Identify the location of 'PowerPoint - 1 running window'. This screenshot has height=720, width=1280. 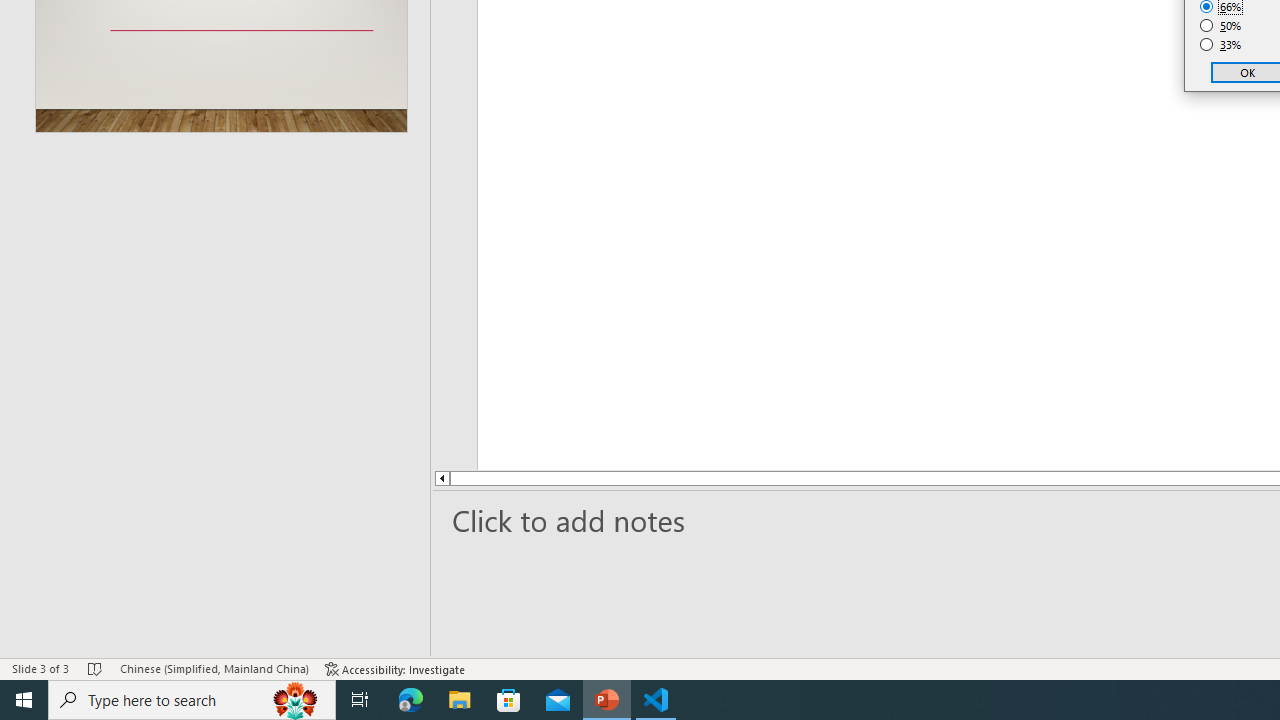
(606, 698).